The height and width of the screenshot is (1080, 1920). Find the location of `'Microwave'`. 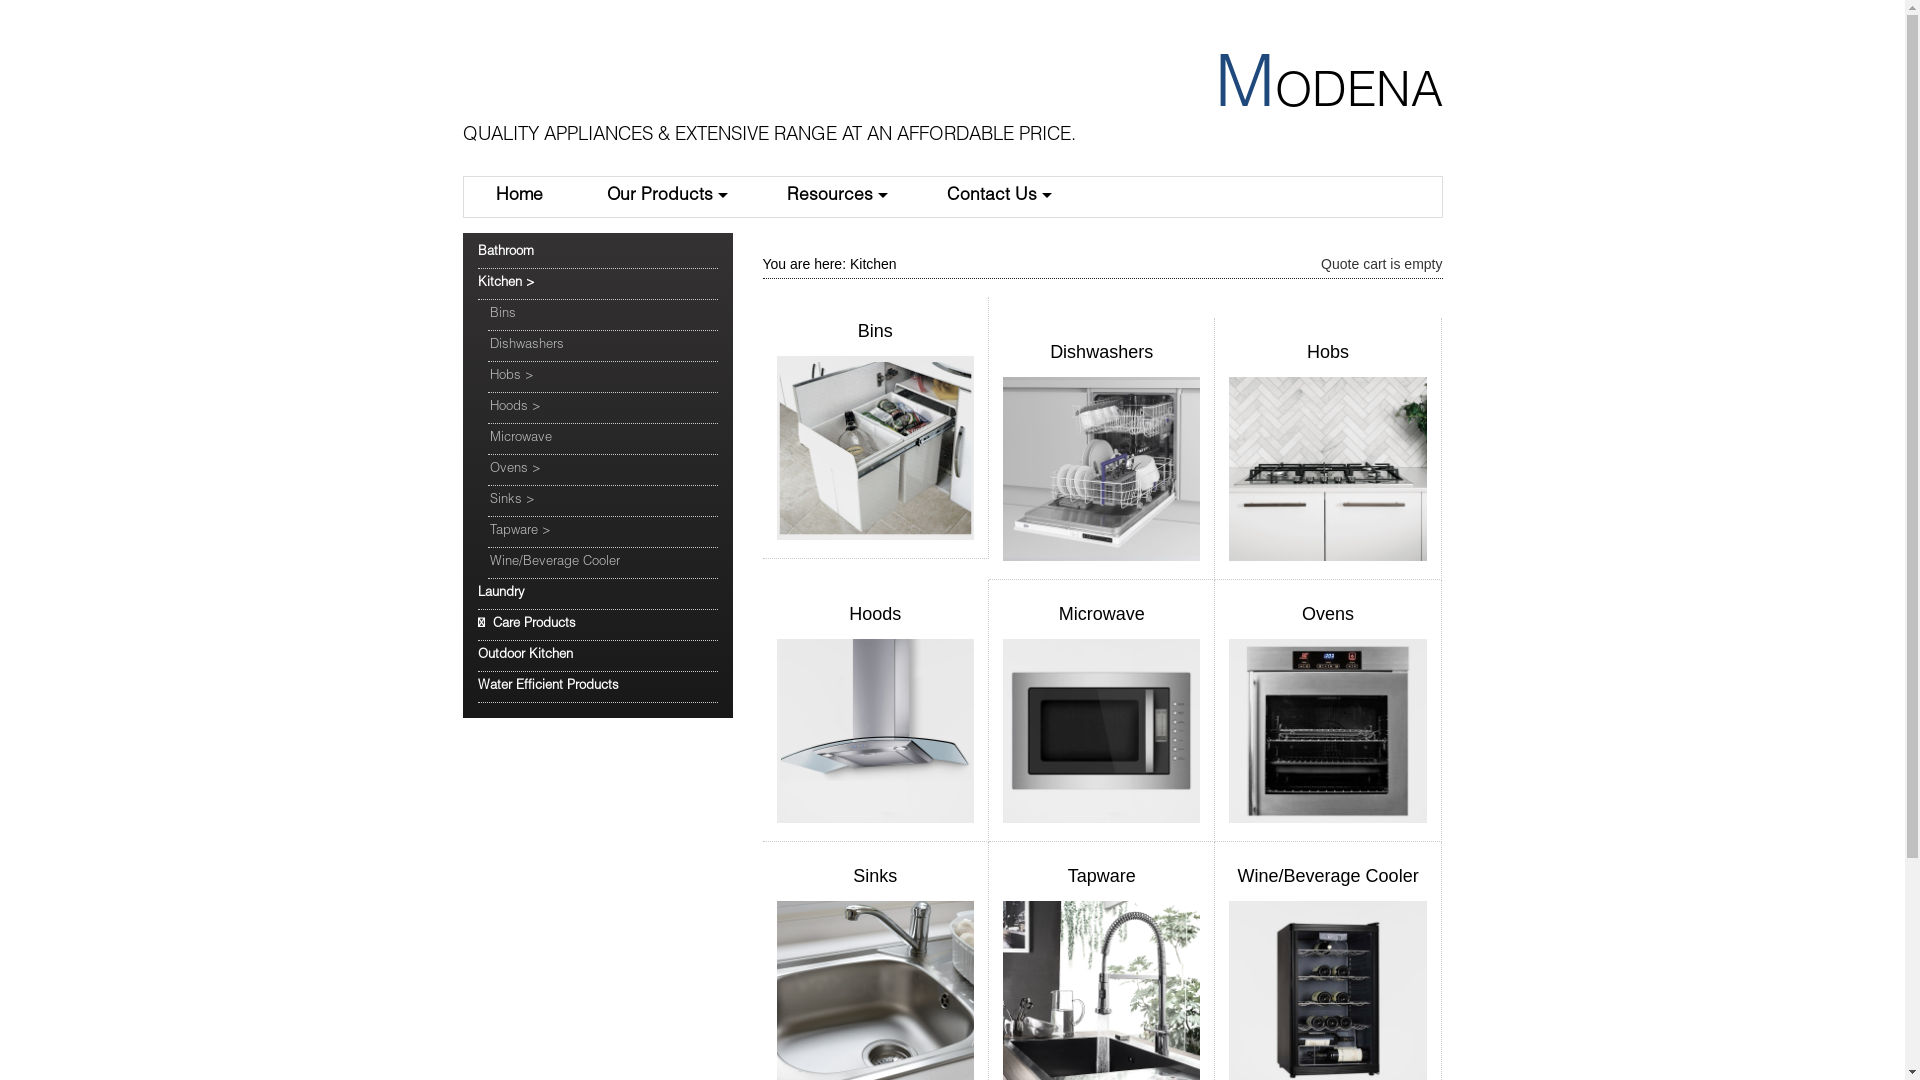

'Microwave' is located at coordinates (1101, 612).